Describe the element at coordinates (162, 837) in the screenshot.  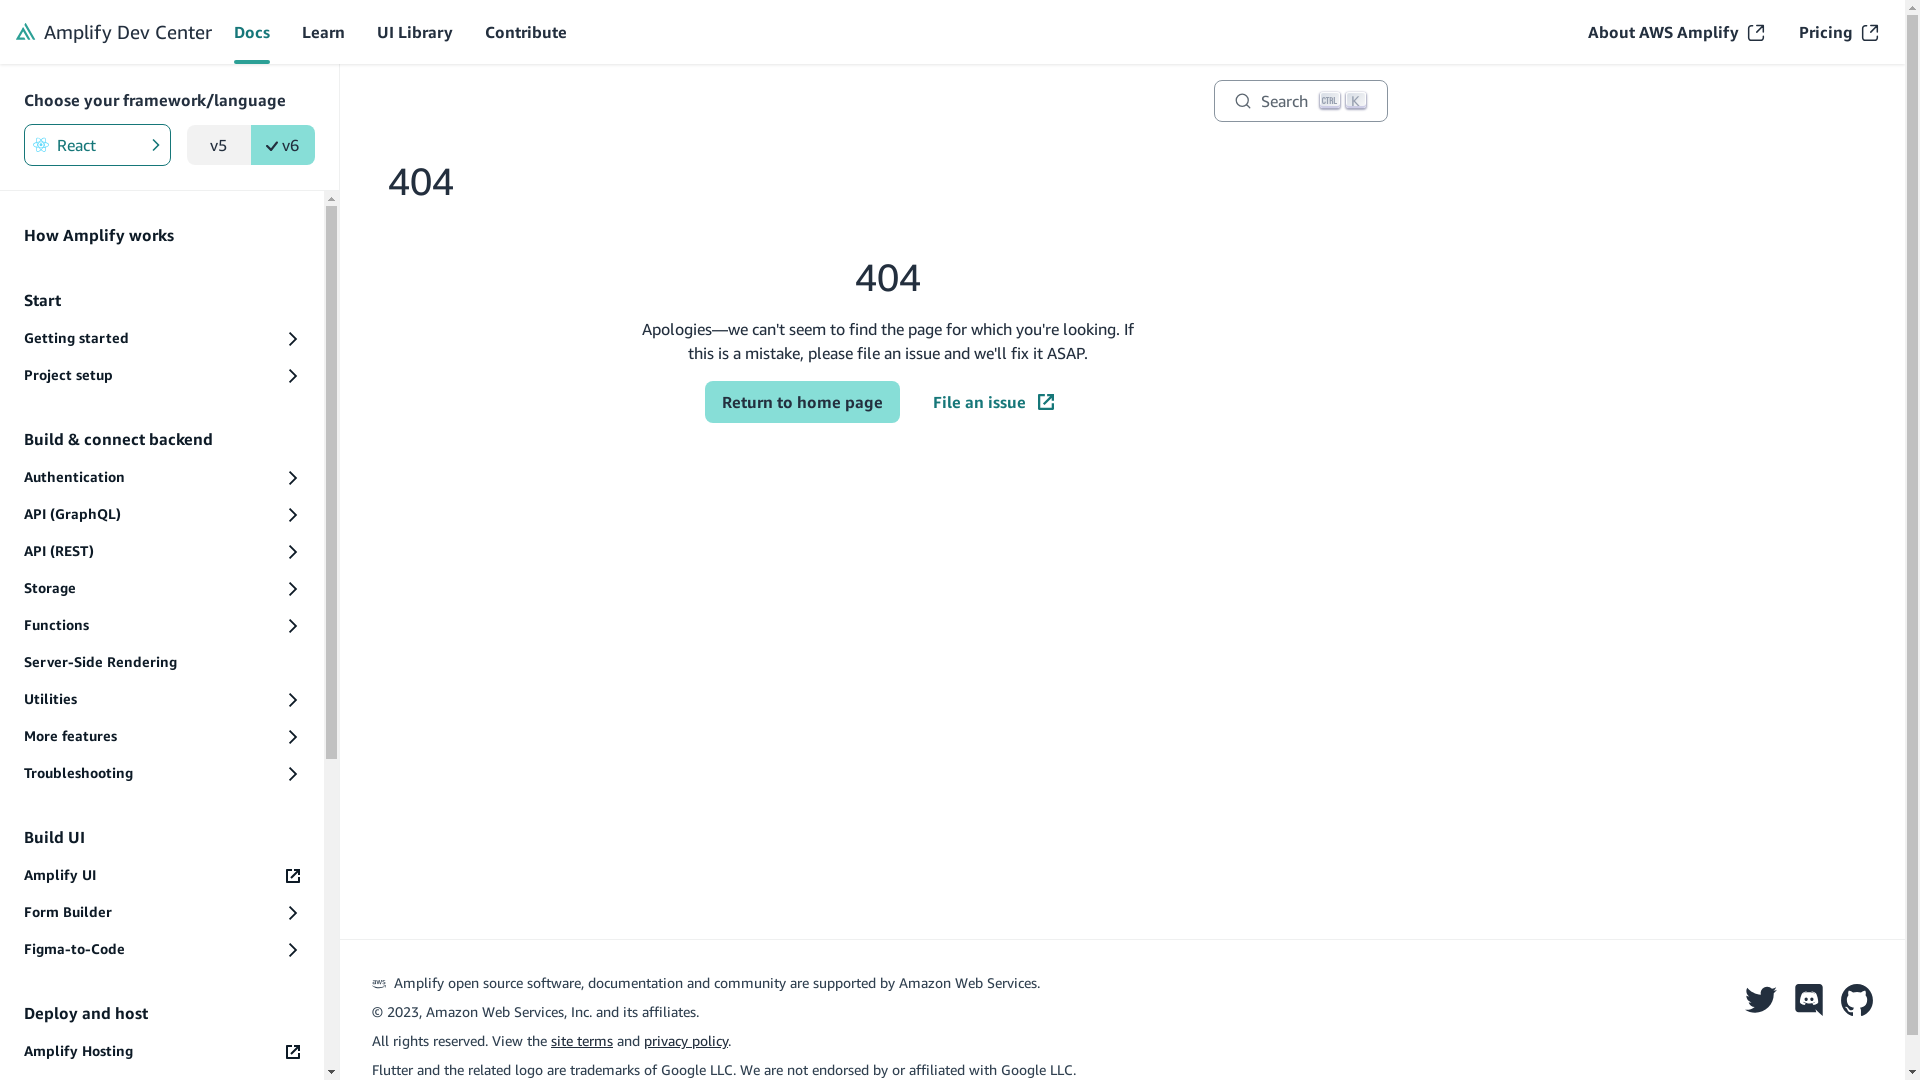
I see `'Build UI'` at that location.